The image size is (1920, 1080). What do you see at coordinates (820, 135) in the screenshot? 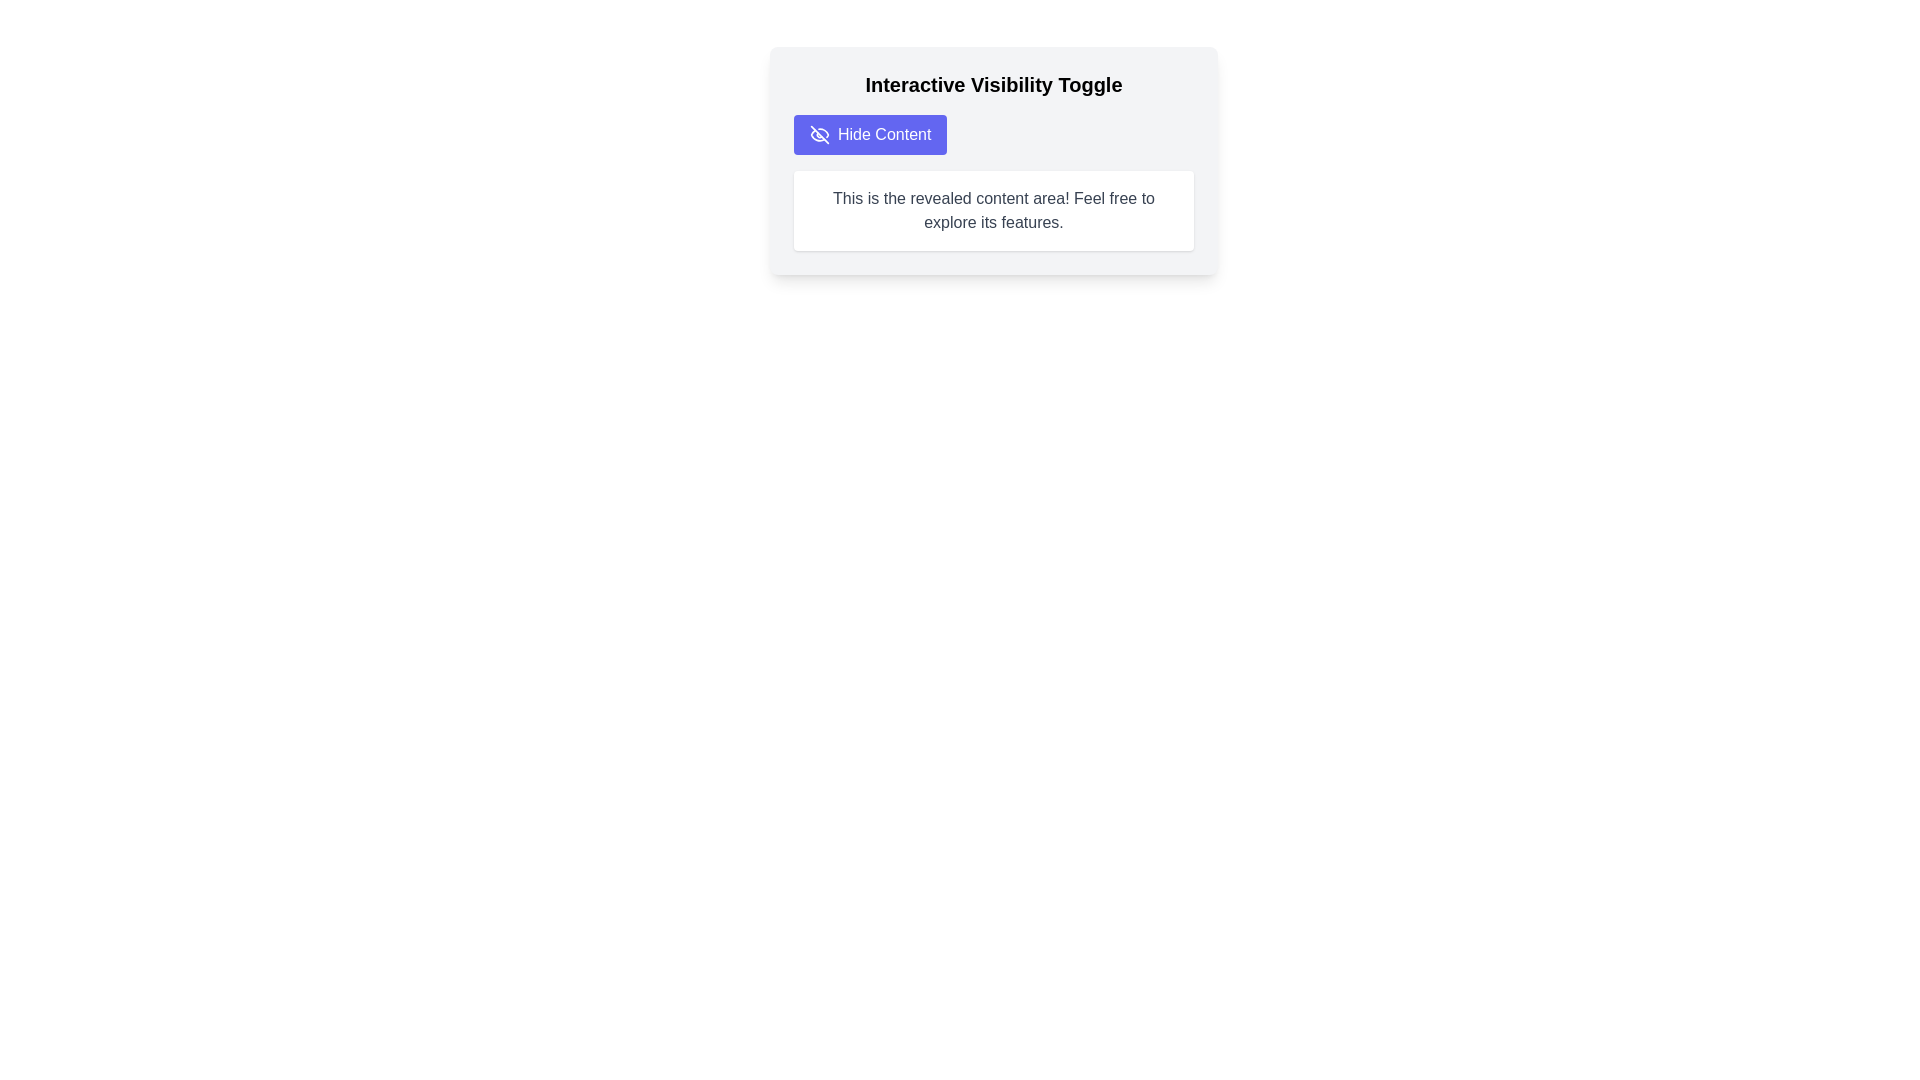
I see `the eye-off icon within the 'Hide Content' button` at bounding box center [820, 135].